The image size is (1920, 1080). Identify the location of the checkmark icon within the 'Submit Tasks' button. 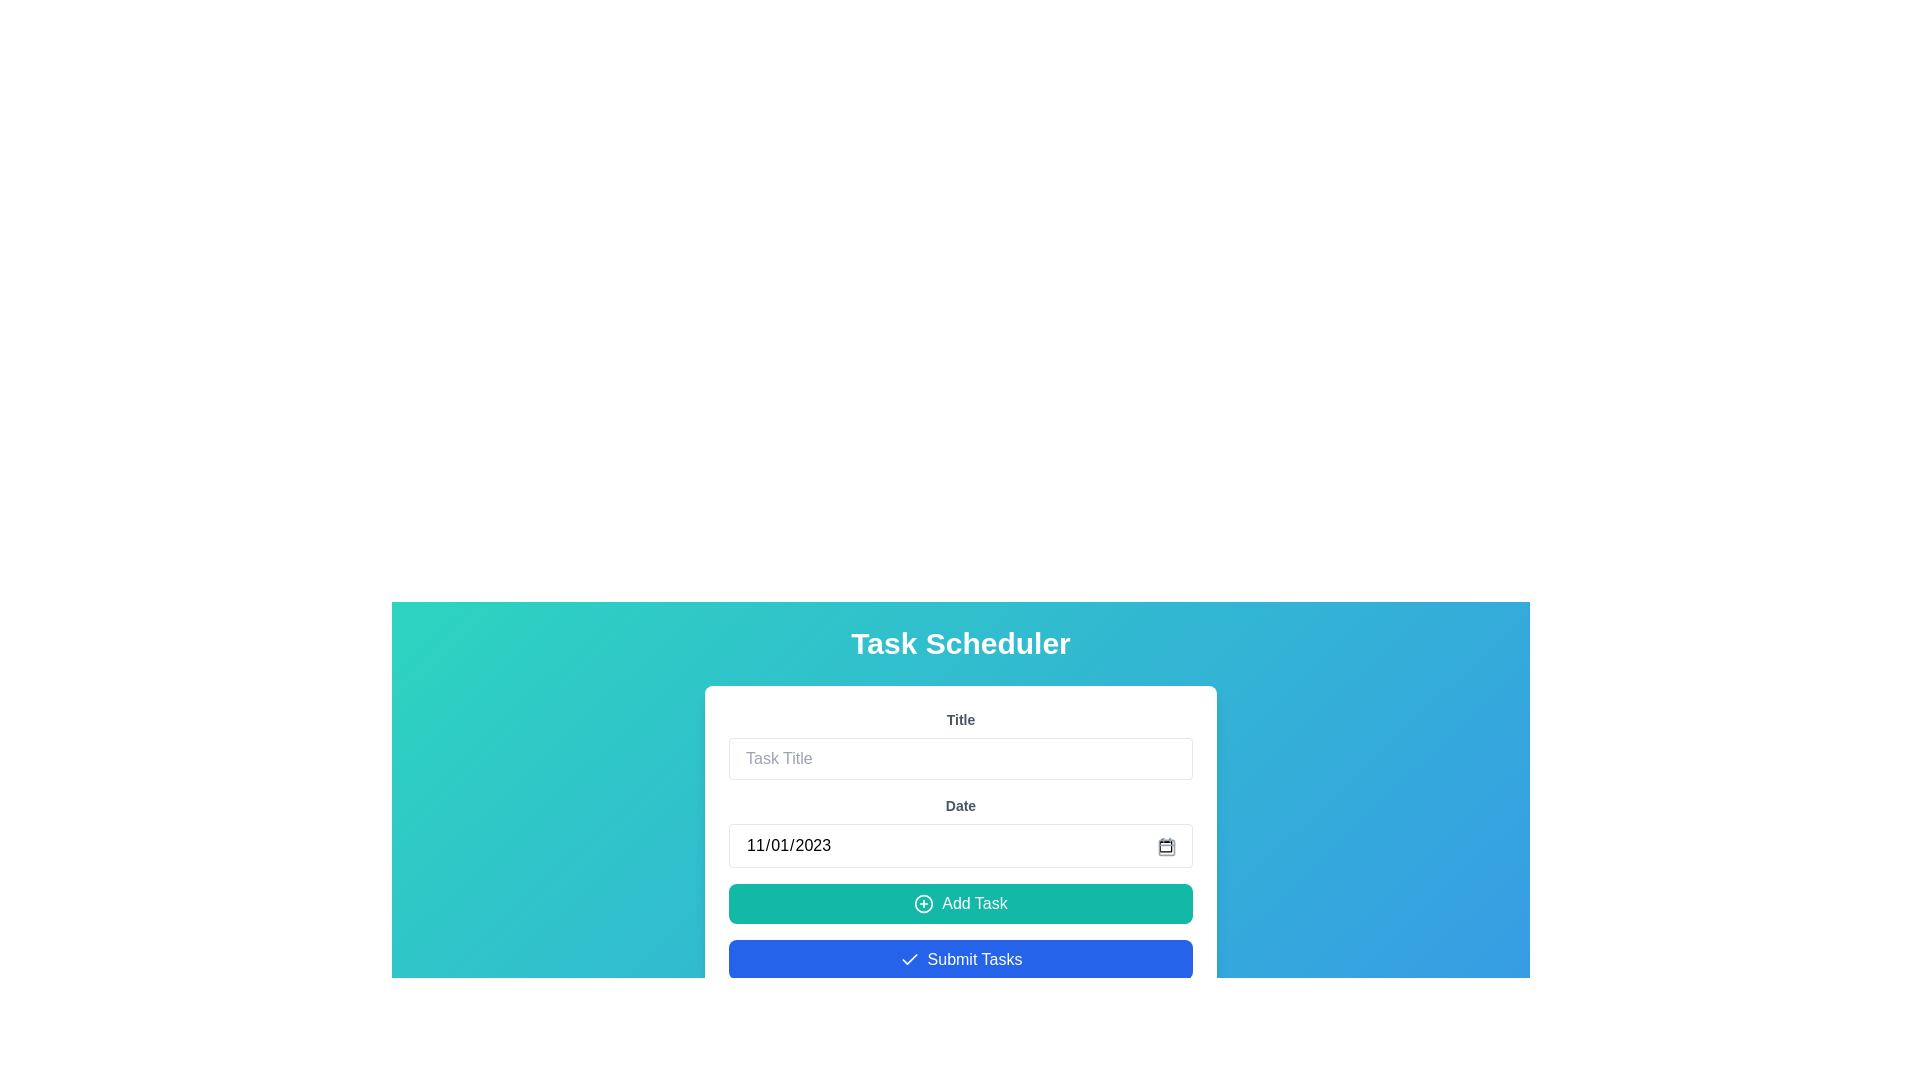
(908, 958).